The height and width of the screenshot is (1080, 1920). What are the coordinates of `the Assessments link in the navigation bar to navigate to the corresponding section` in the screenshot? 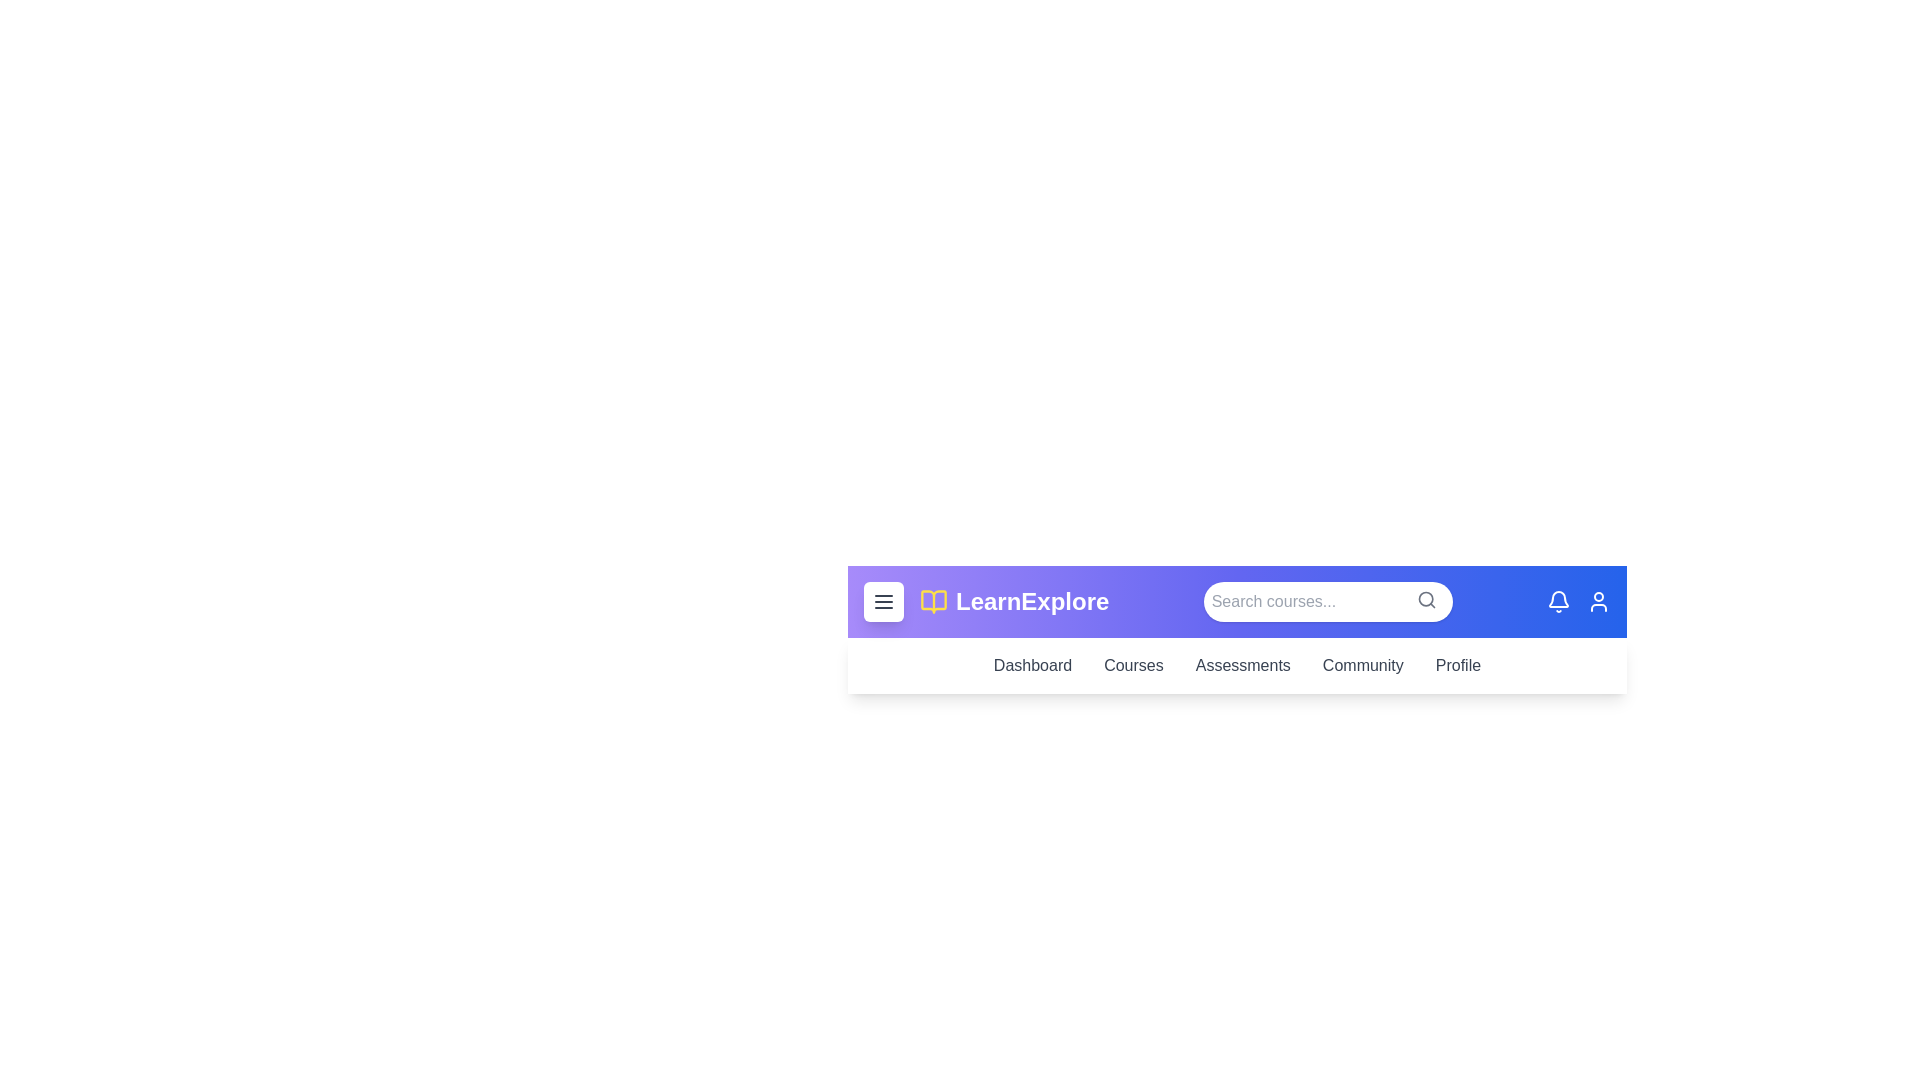 It's located at (1242, 666).